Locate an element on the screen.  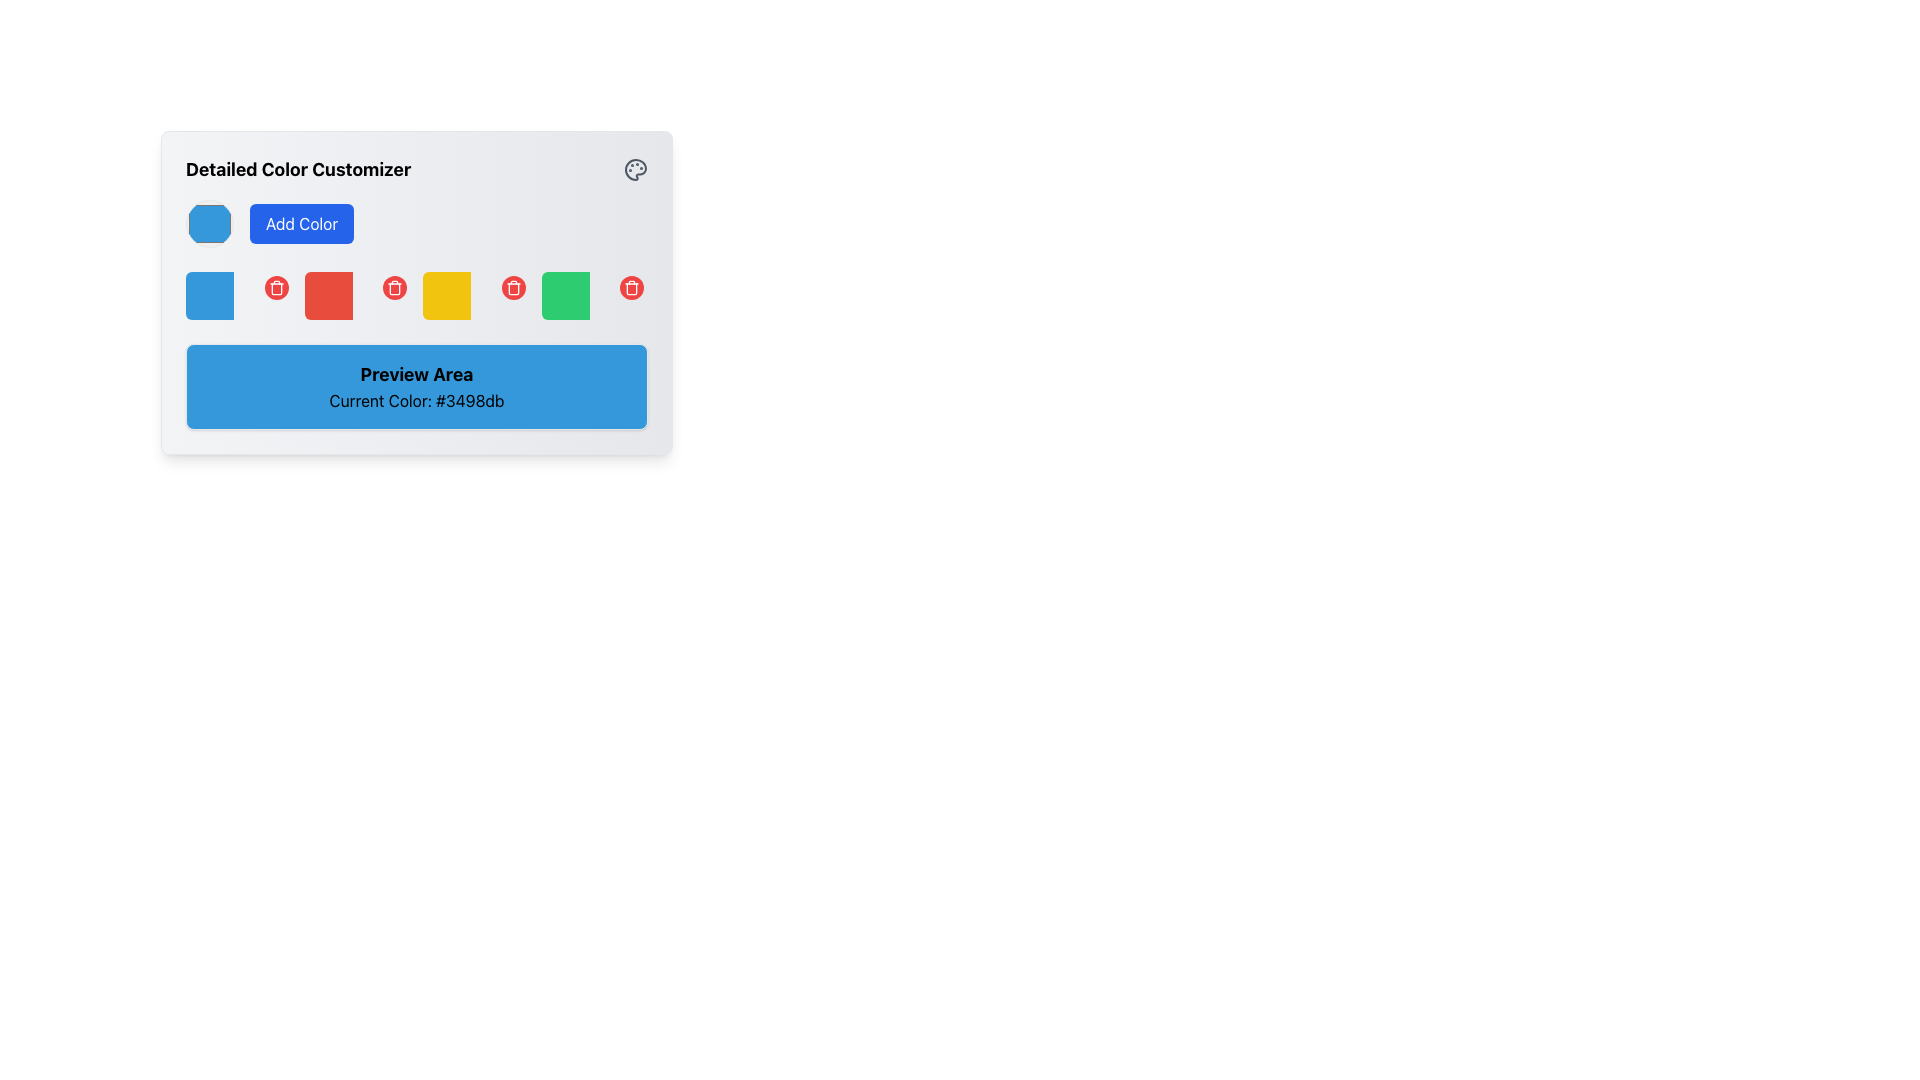
the delete button located to the right of the yellow square color swatch is located at coordinates (513, 288).